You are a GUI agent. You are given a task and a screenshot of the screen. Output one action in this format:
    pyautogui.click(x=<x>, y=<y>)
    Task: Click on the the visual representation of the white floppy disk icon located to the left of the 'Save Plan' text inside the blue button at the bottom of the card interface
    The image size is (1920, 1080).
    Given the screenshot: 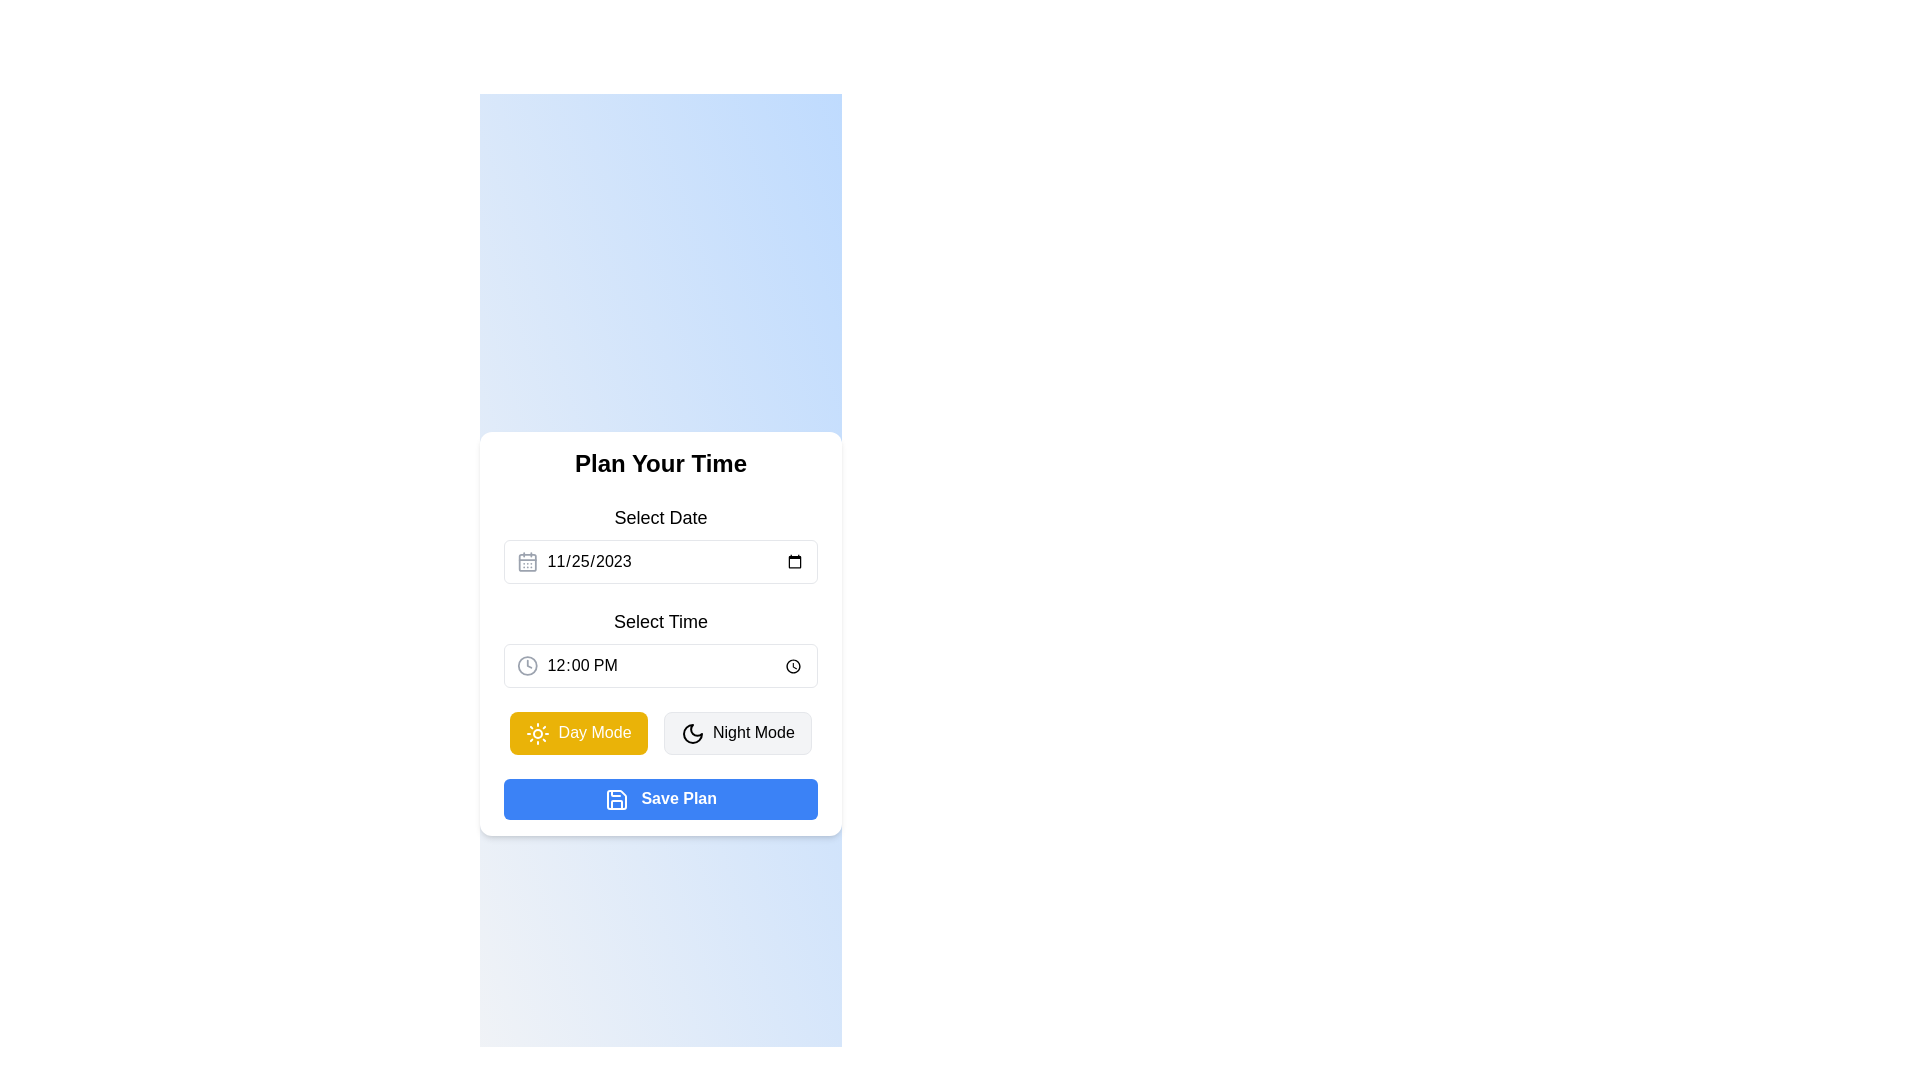 What is the action you would take?
    pyautogui.click(x=615, y=798)
    